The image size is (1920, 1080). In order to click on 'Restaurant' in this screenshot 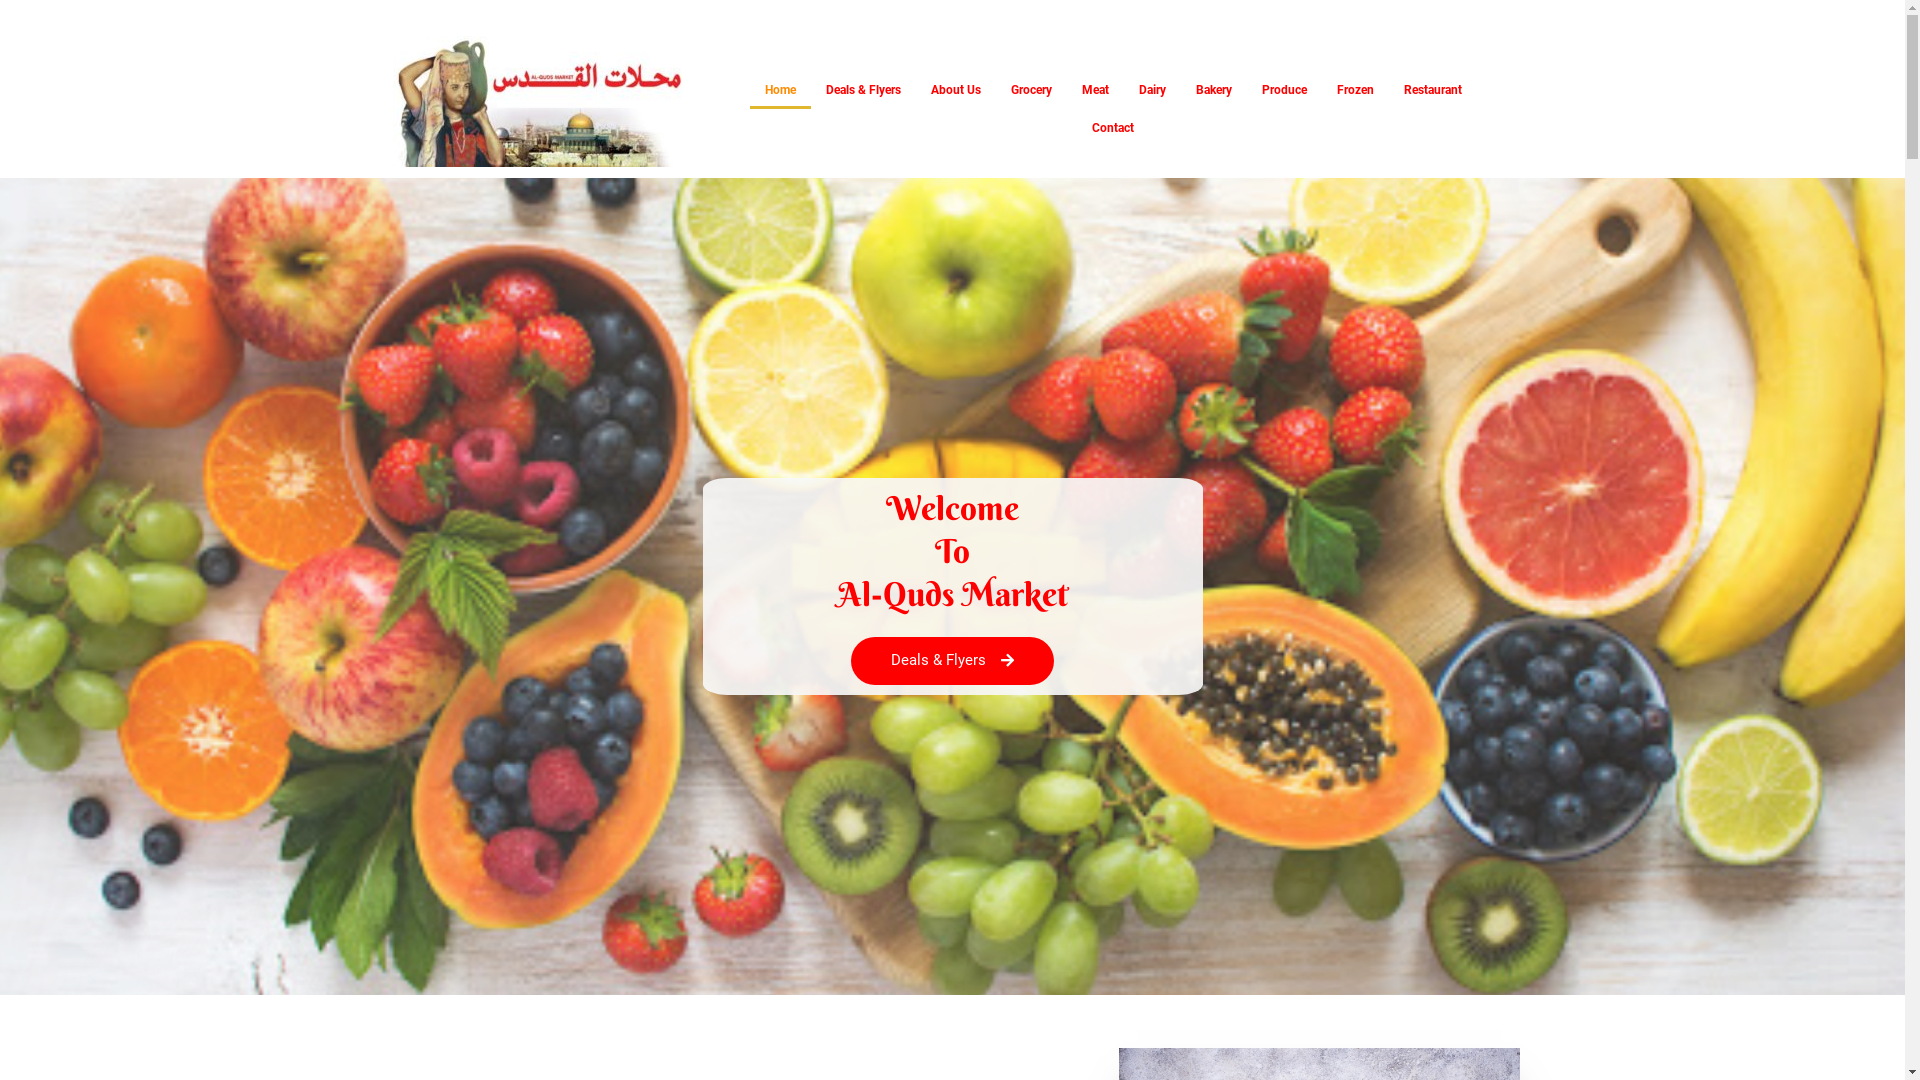, I will do `click(1432, 88)`.